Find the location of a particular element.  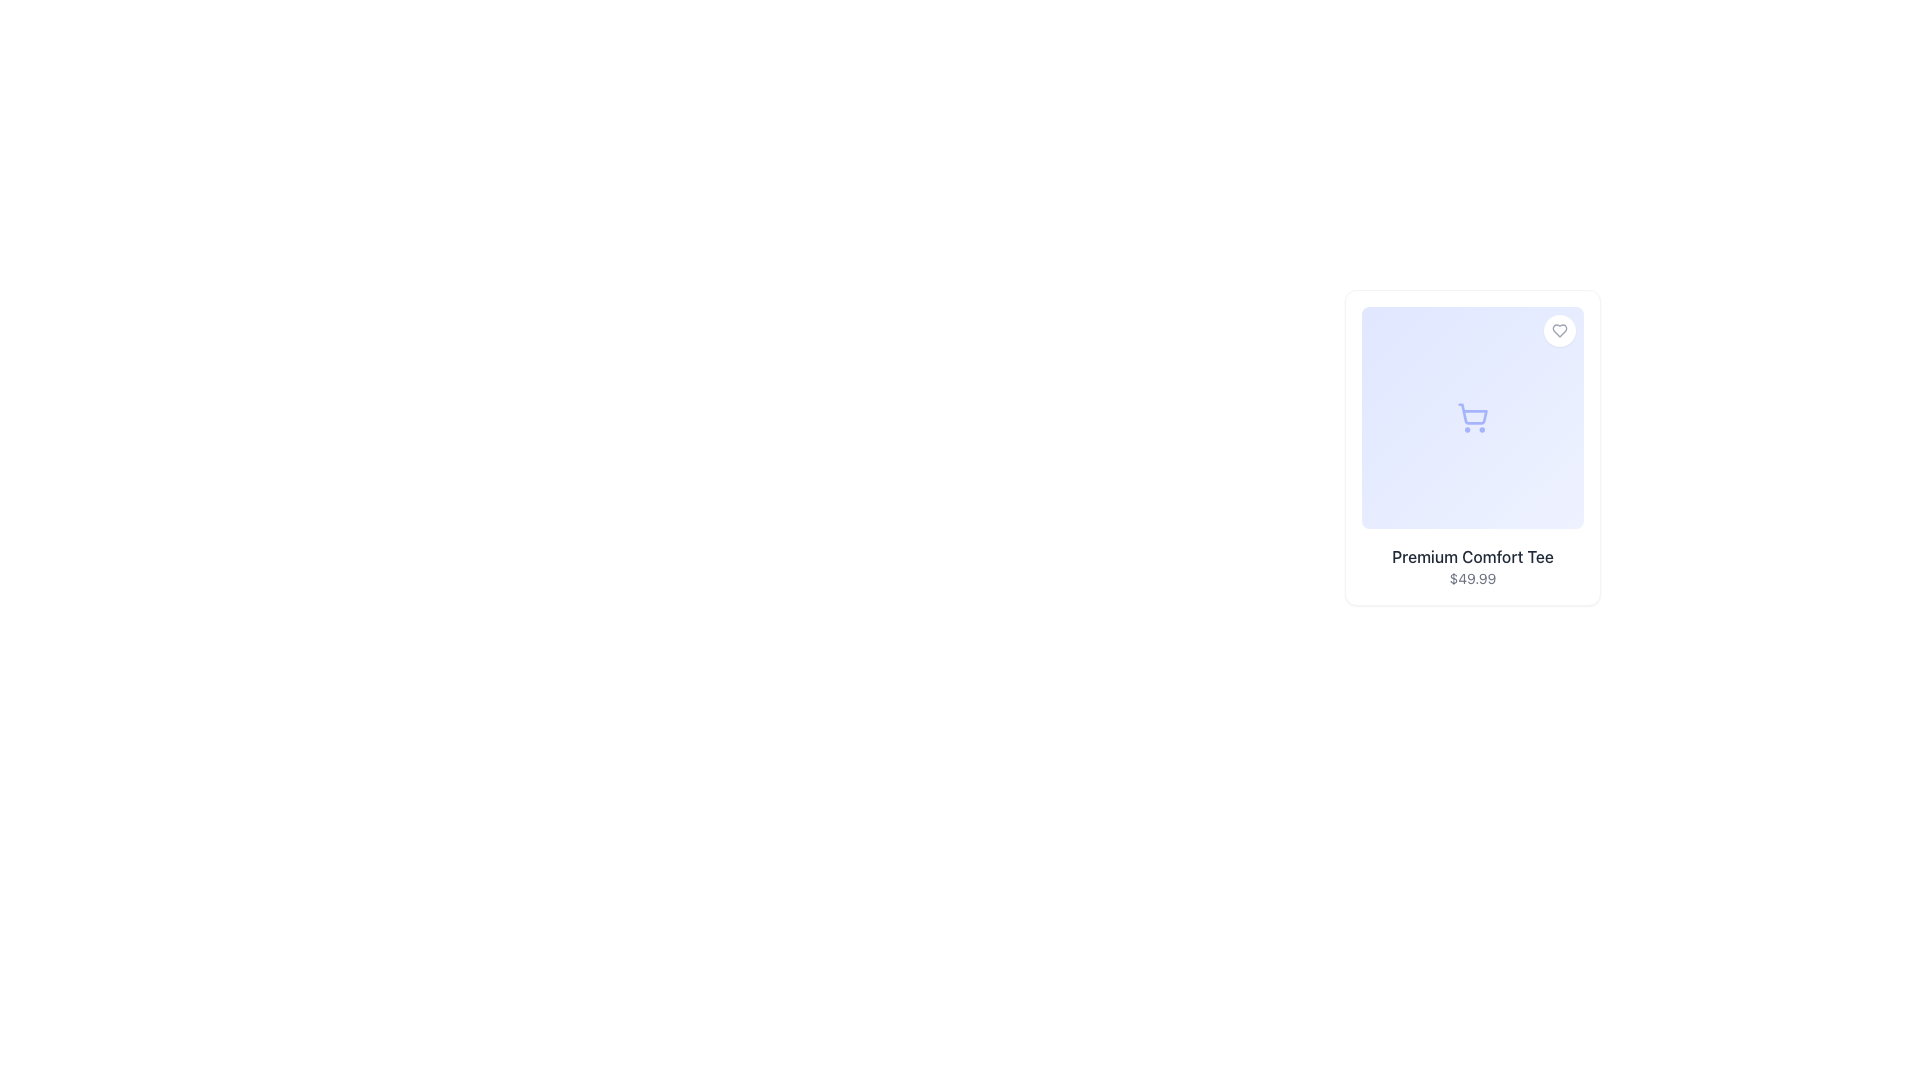

the heart icon located in the top-right corner of the product card is located at coordinates (1559, 330).